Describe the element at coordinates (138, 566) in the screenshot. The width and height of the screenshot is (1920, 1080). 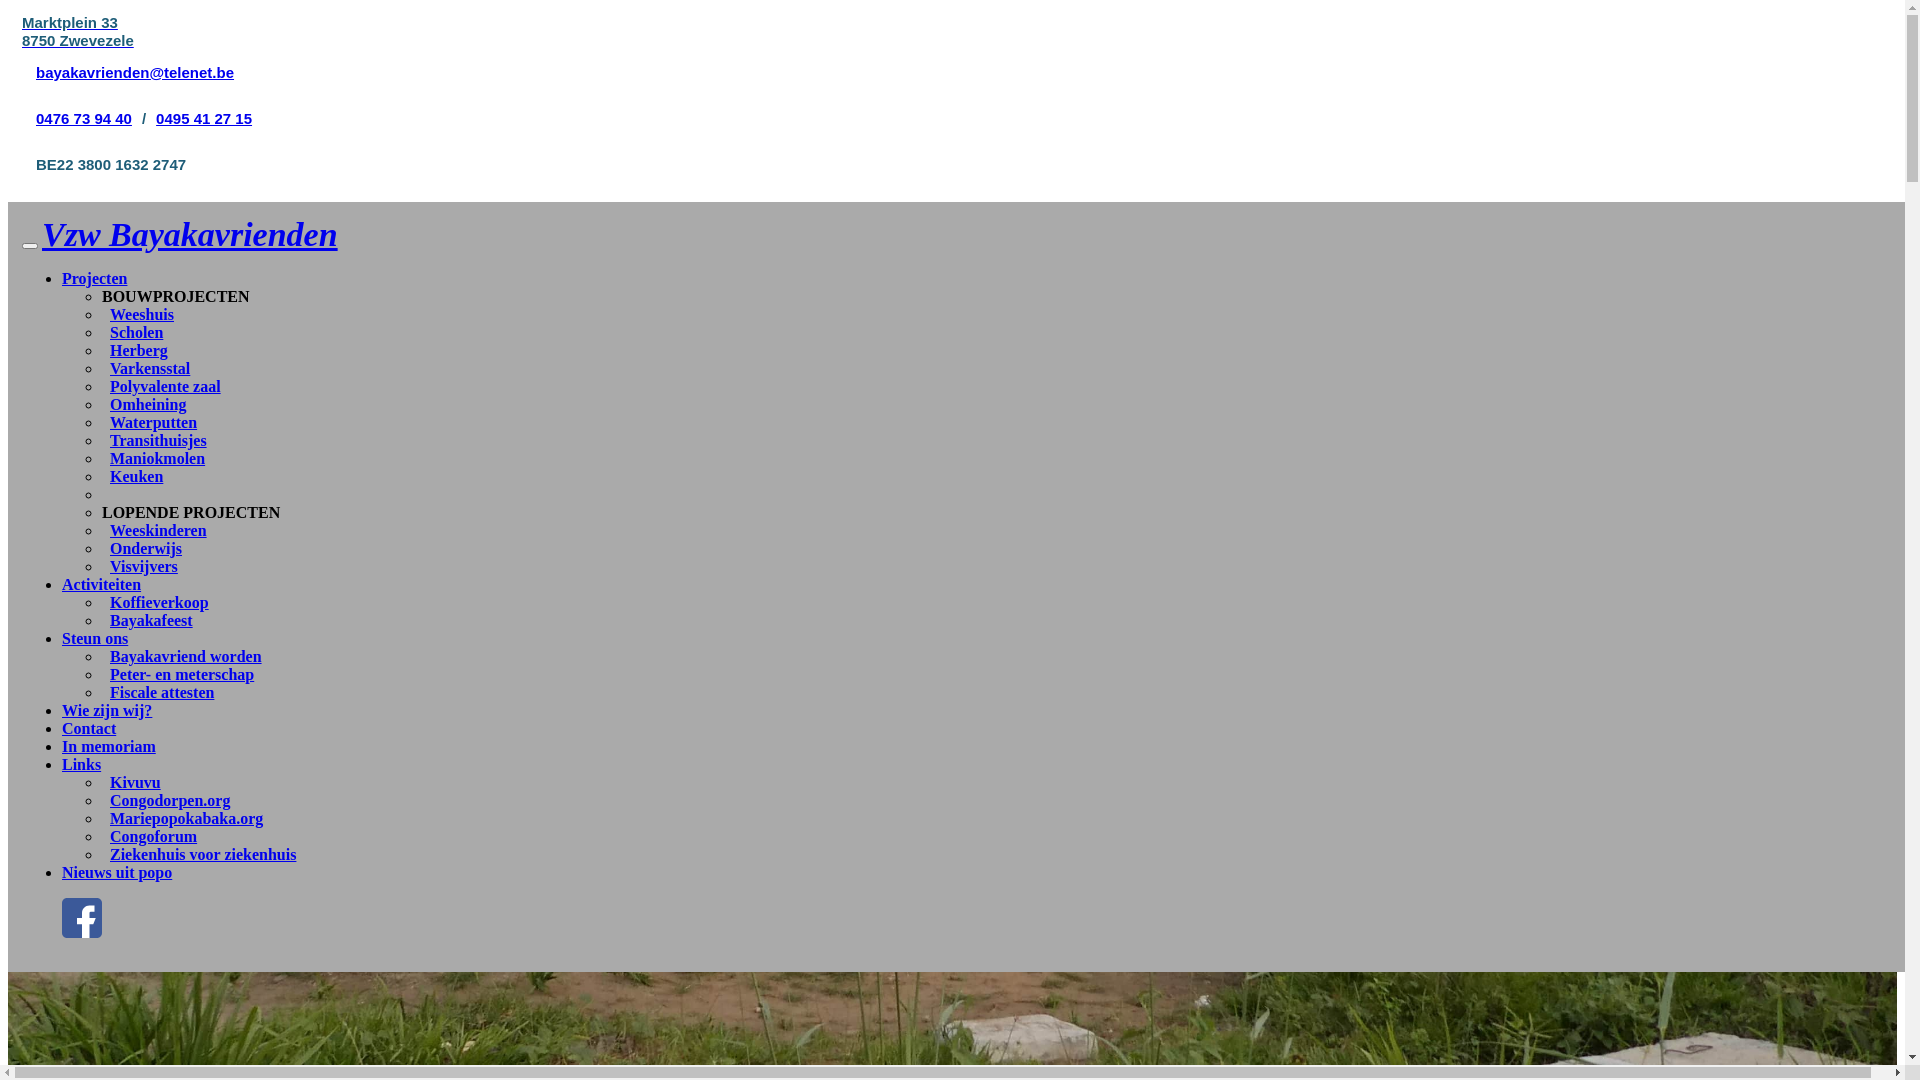
I see `'Visvijvers'` at that location.